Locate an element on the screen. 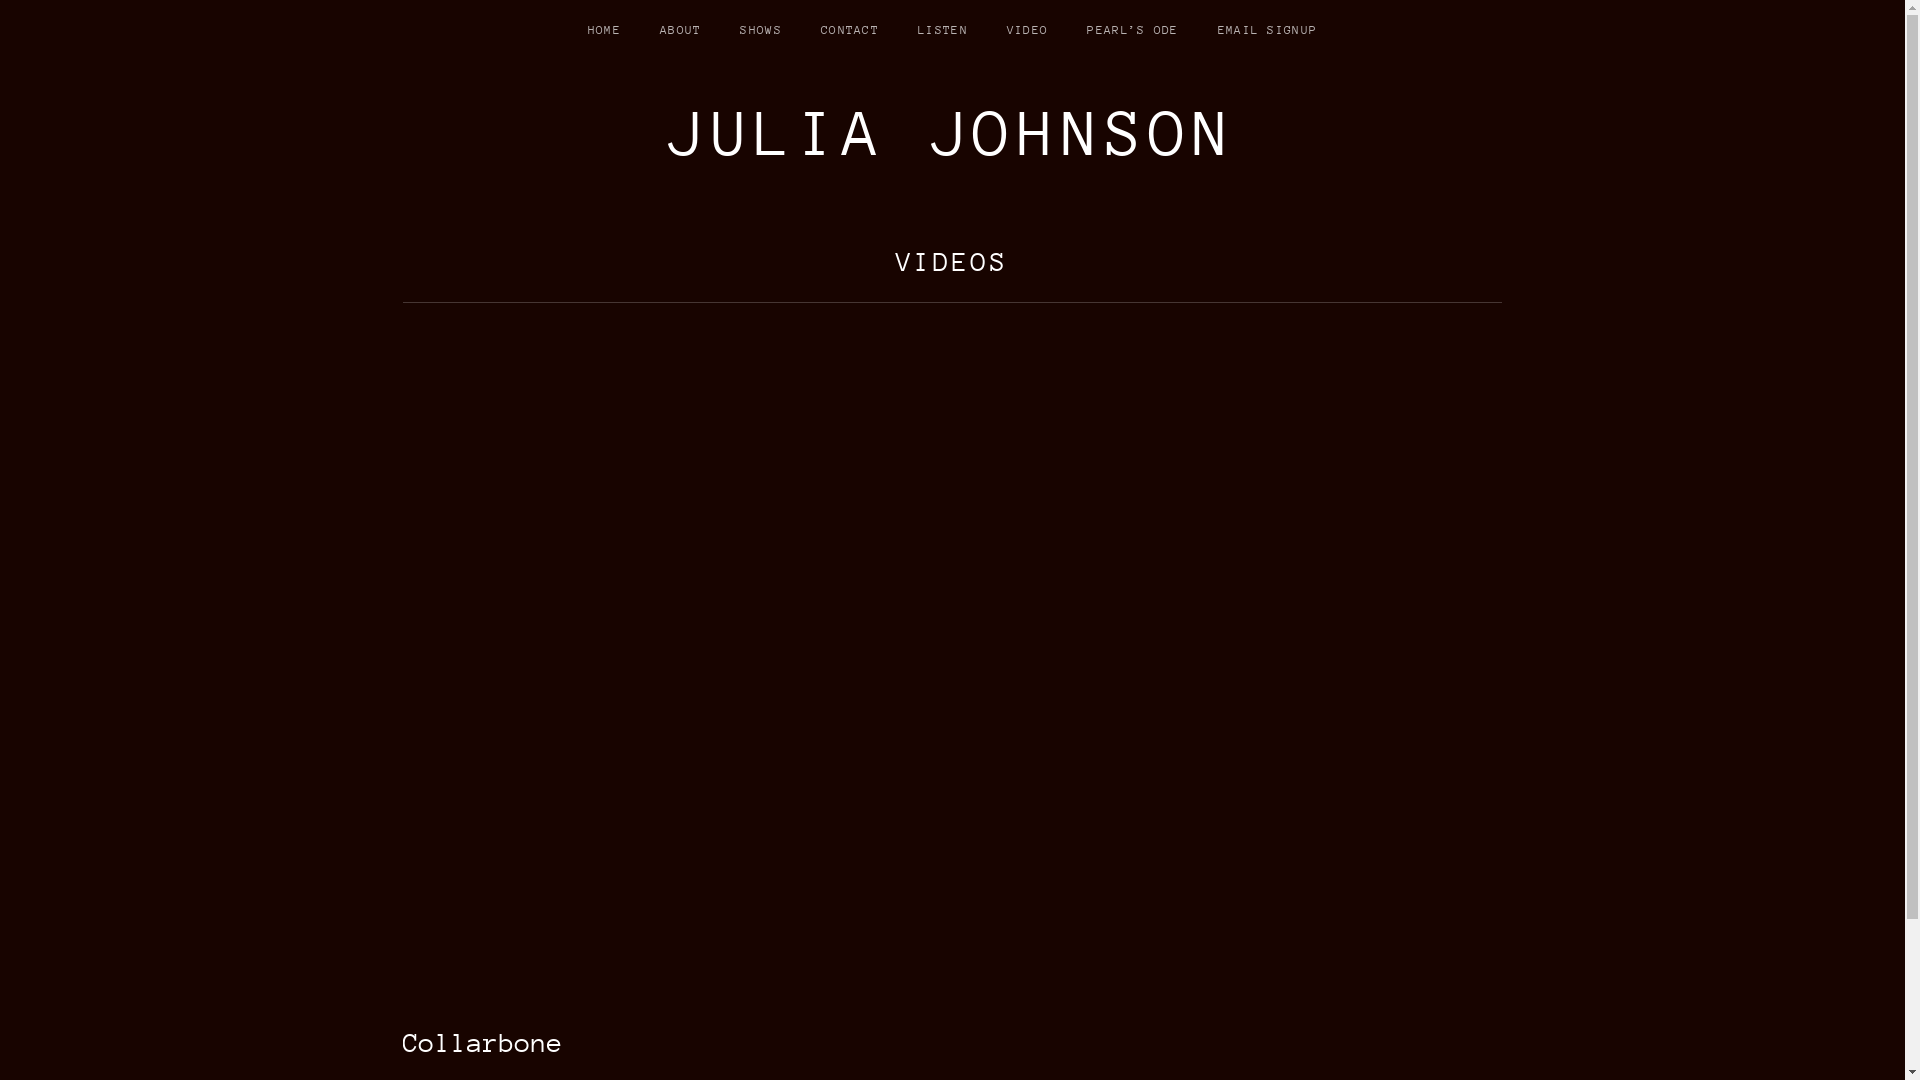 The image size is (1920, 1080). 'SHOWS' is located at coordinates (760, 30).